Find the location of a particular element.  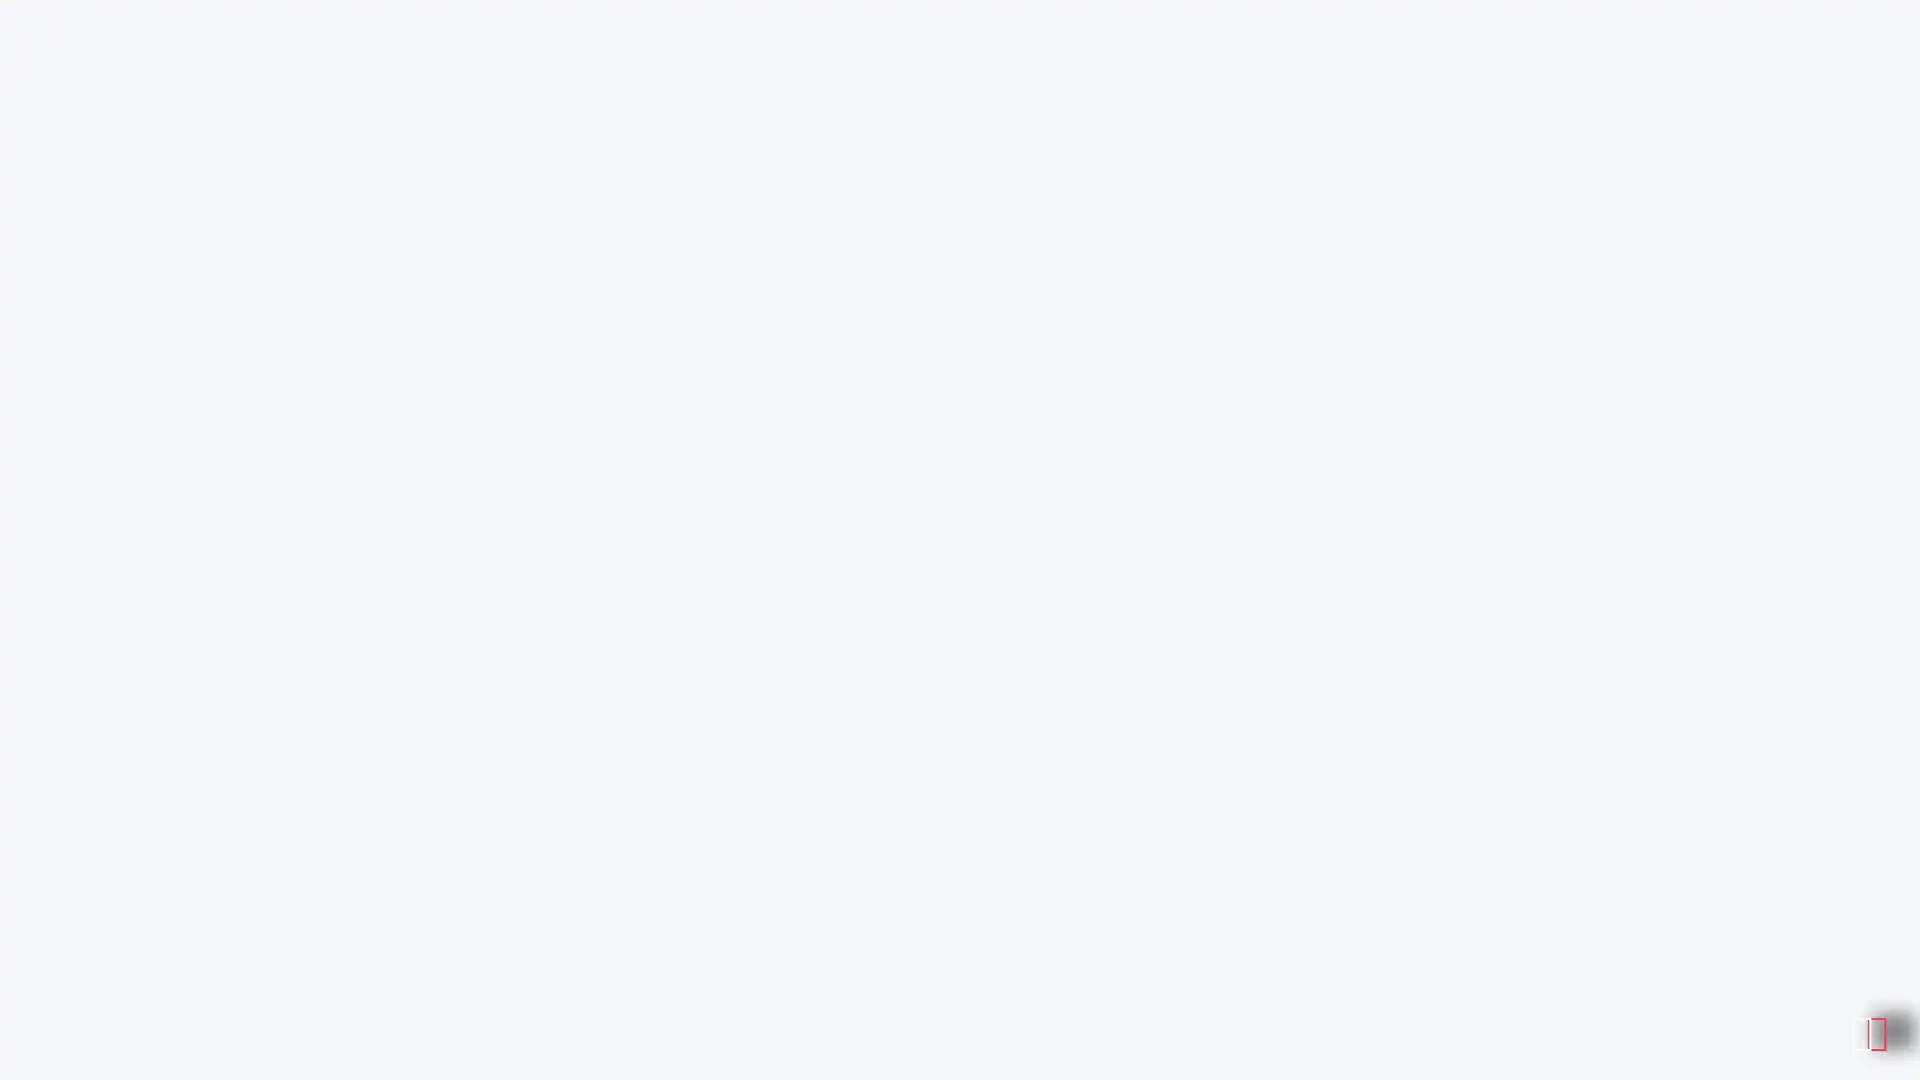

Got it is located at coordinates (1842, 88).